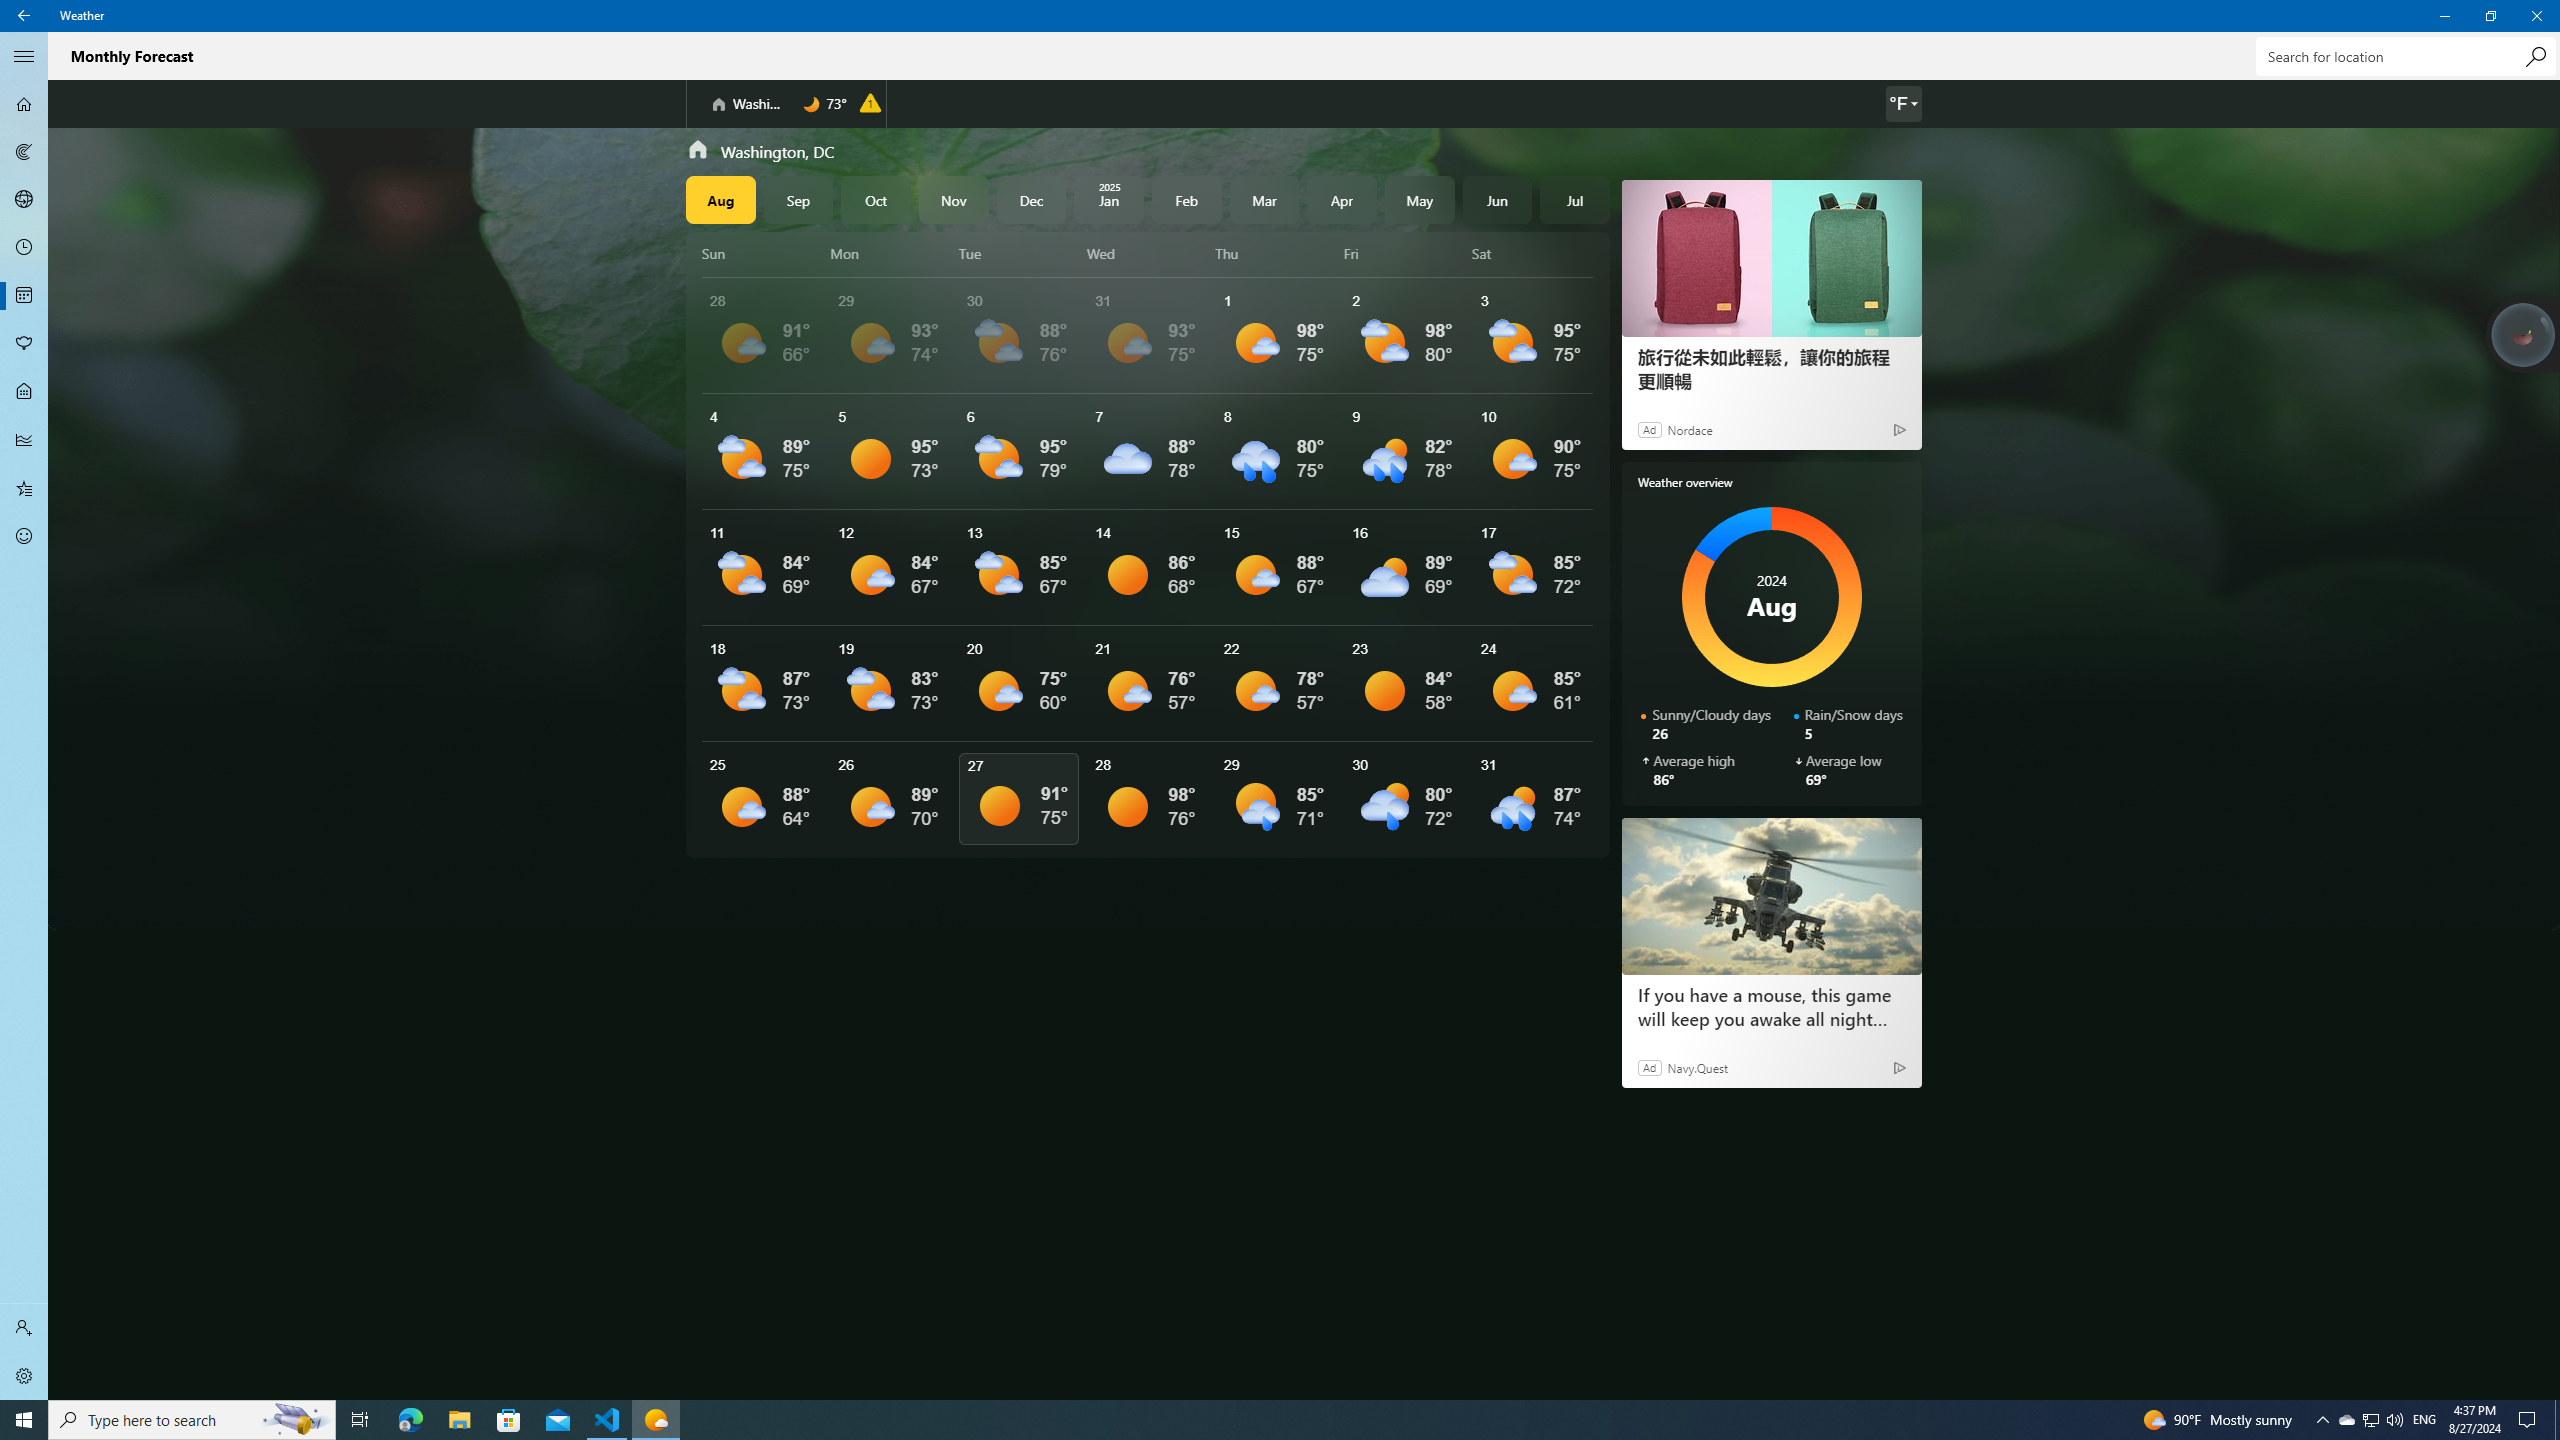  I want to click on 'Collapse Navigation', so click(24, 55).